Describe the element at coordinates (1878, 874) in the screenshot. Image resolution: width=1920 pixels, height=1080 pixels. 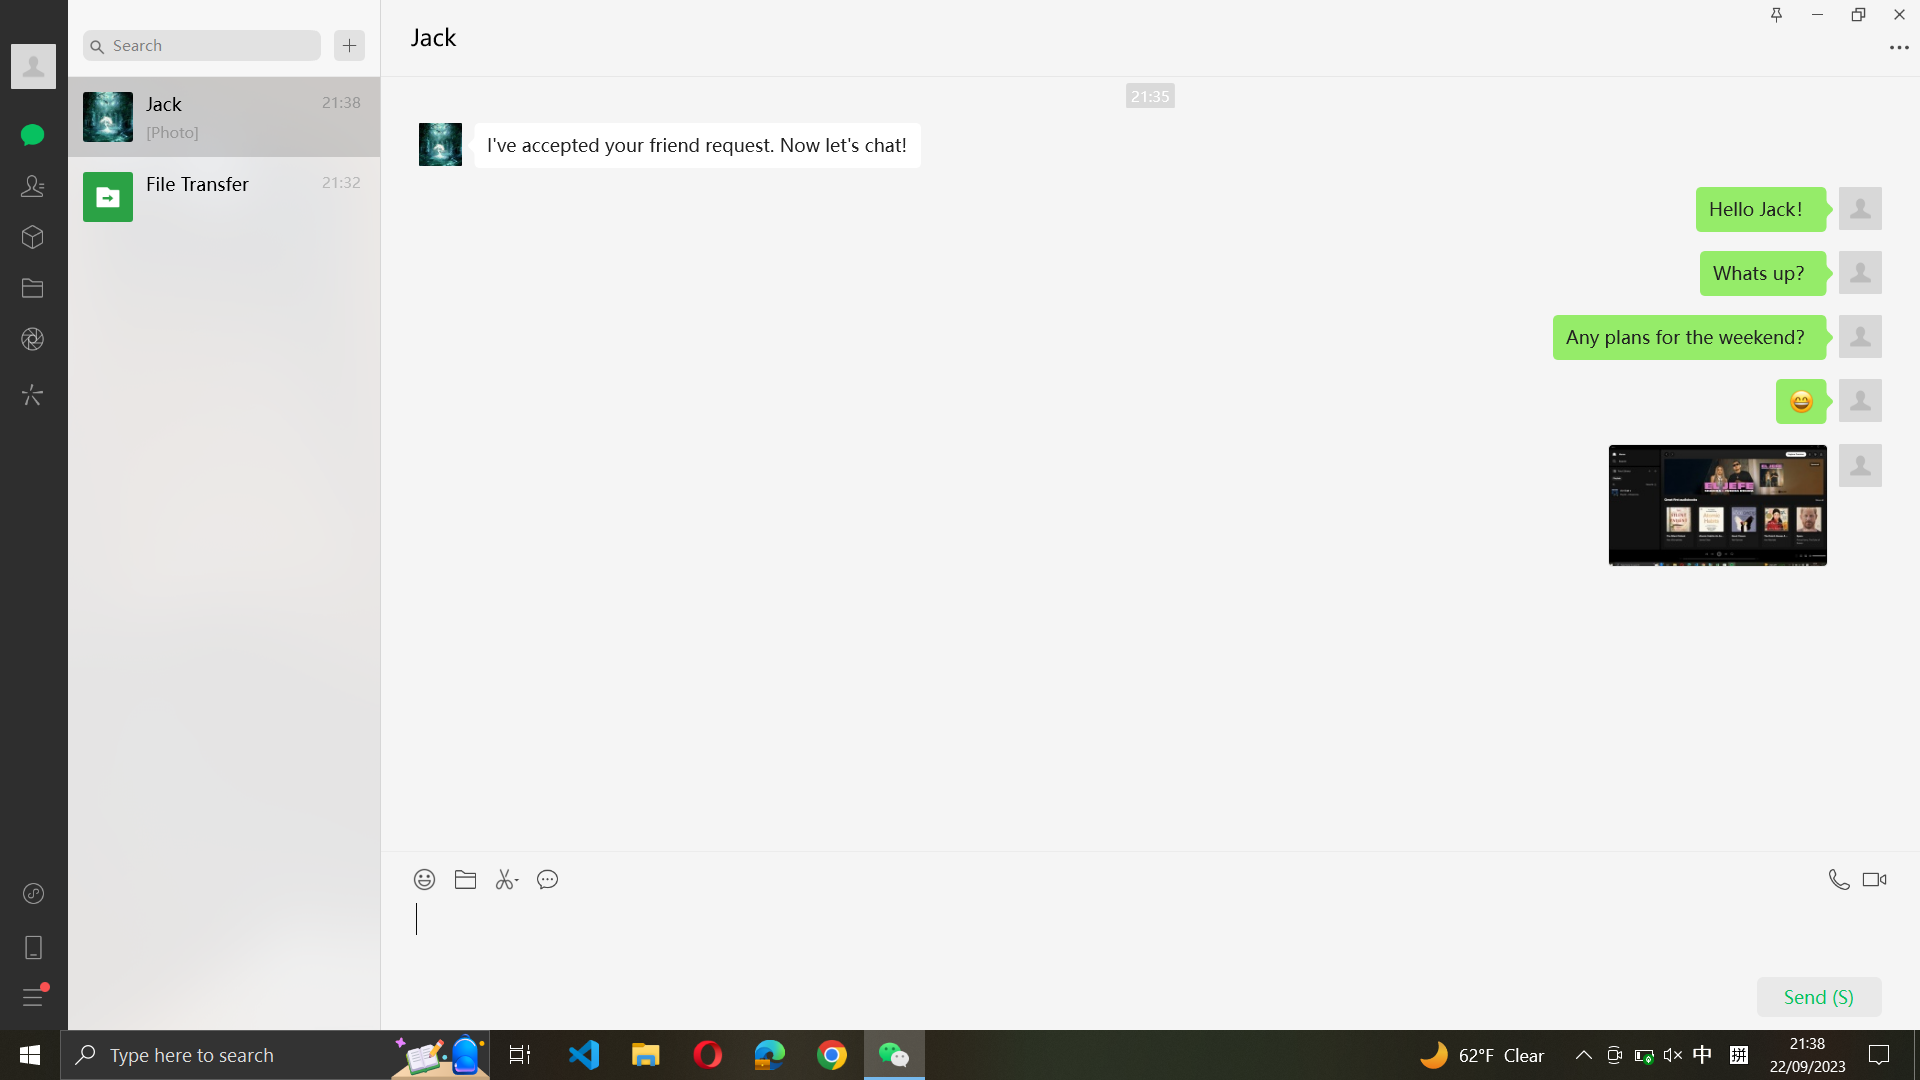
I see `Video Call Jack` at that location.